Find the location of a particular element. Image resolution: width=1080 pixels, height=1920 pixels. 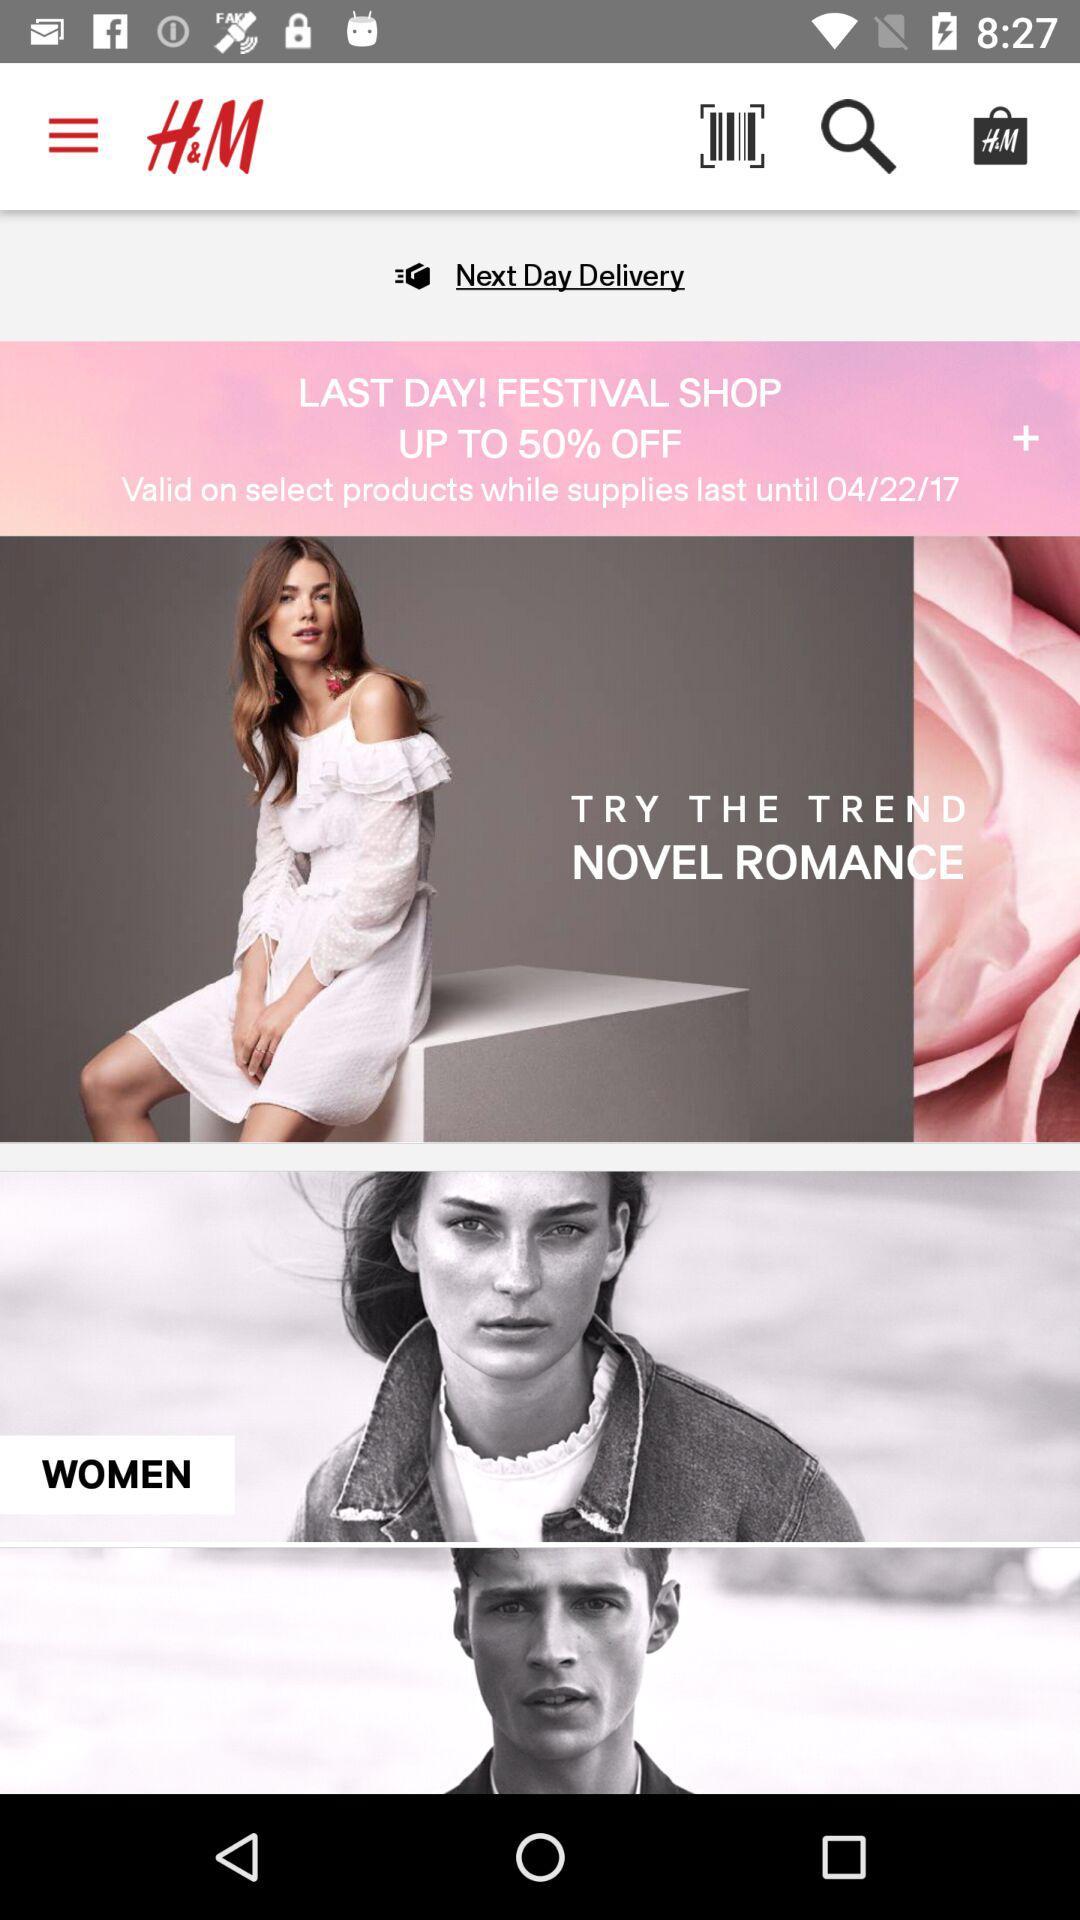

the next day delivery item is located at coordinates (570, 274).